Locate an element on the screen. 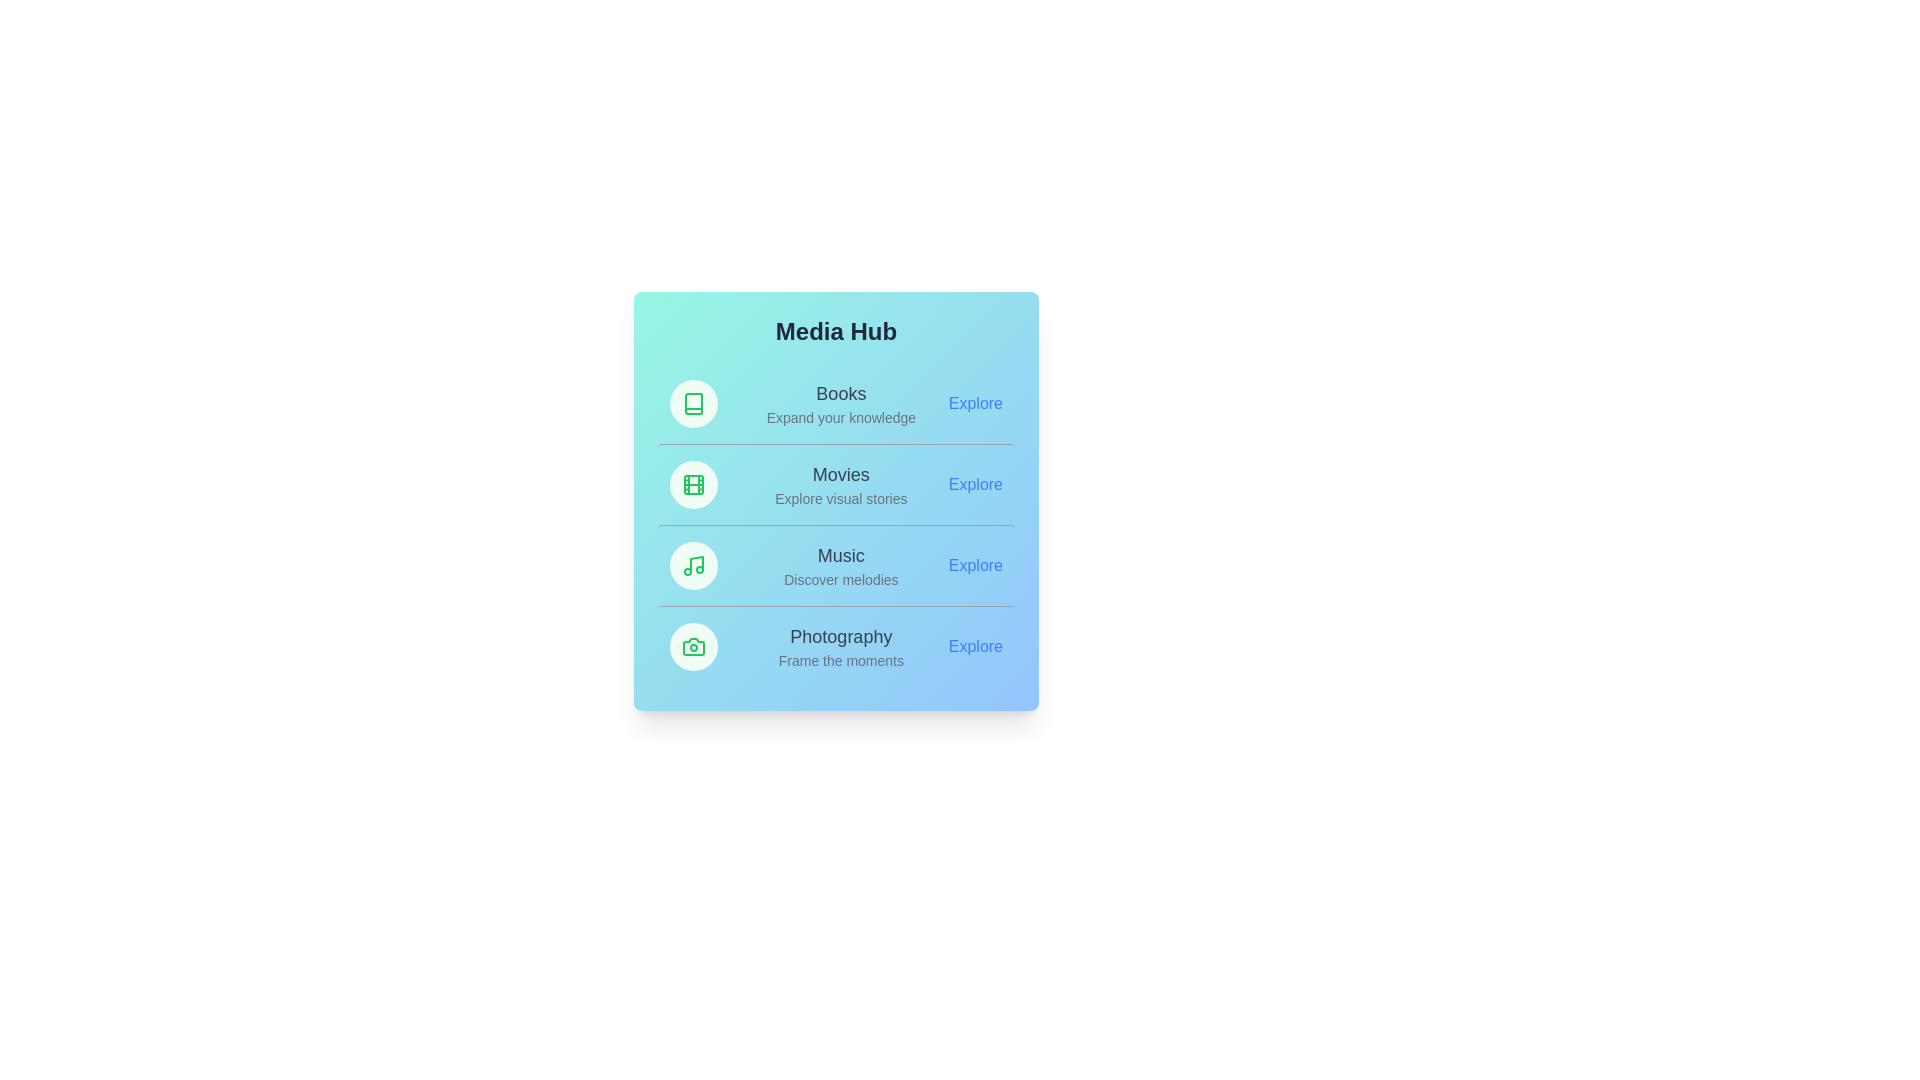 The image size is (1920, 1080). the icon of the Music category is located at coordinates (694, 566).